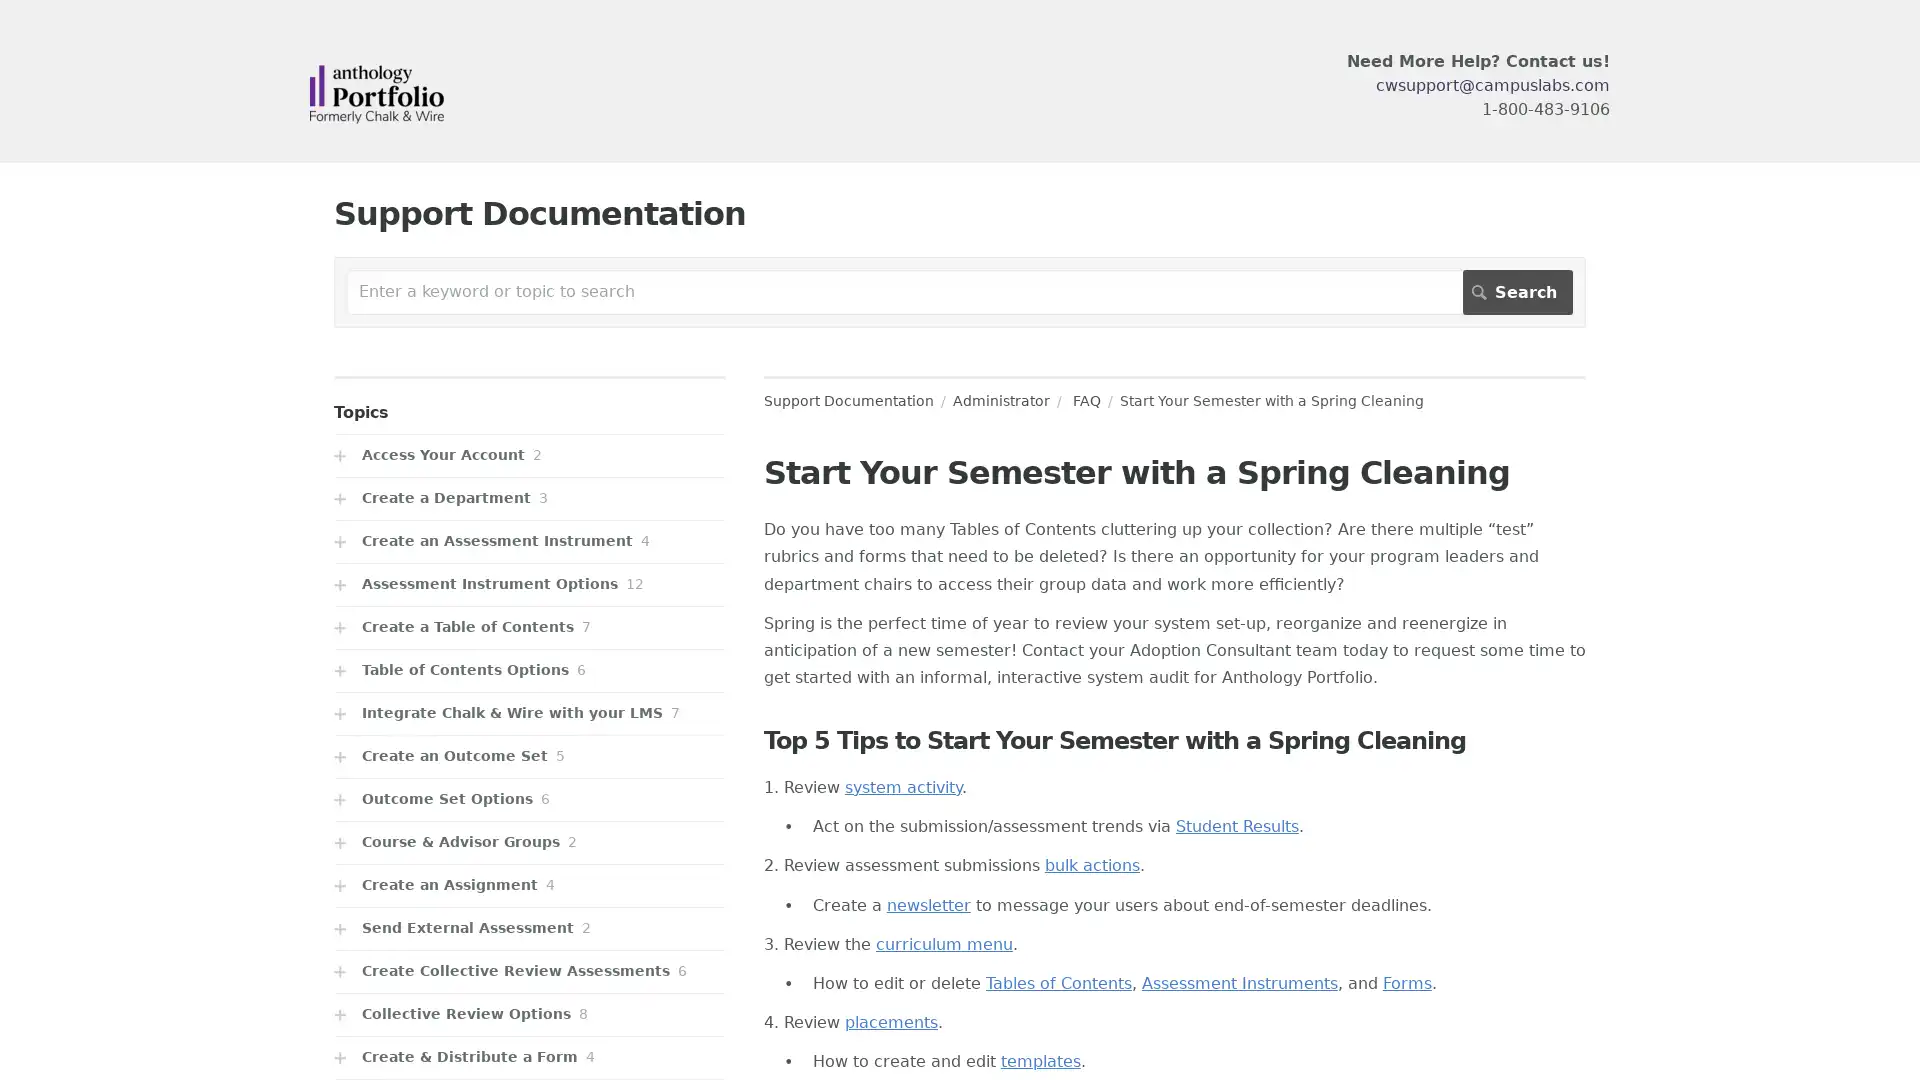 The image size is (1920, 1080). I want to click on Create an Assessment Instrument 4, so click(529, 541).